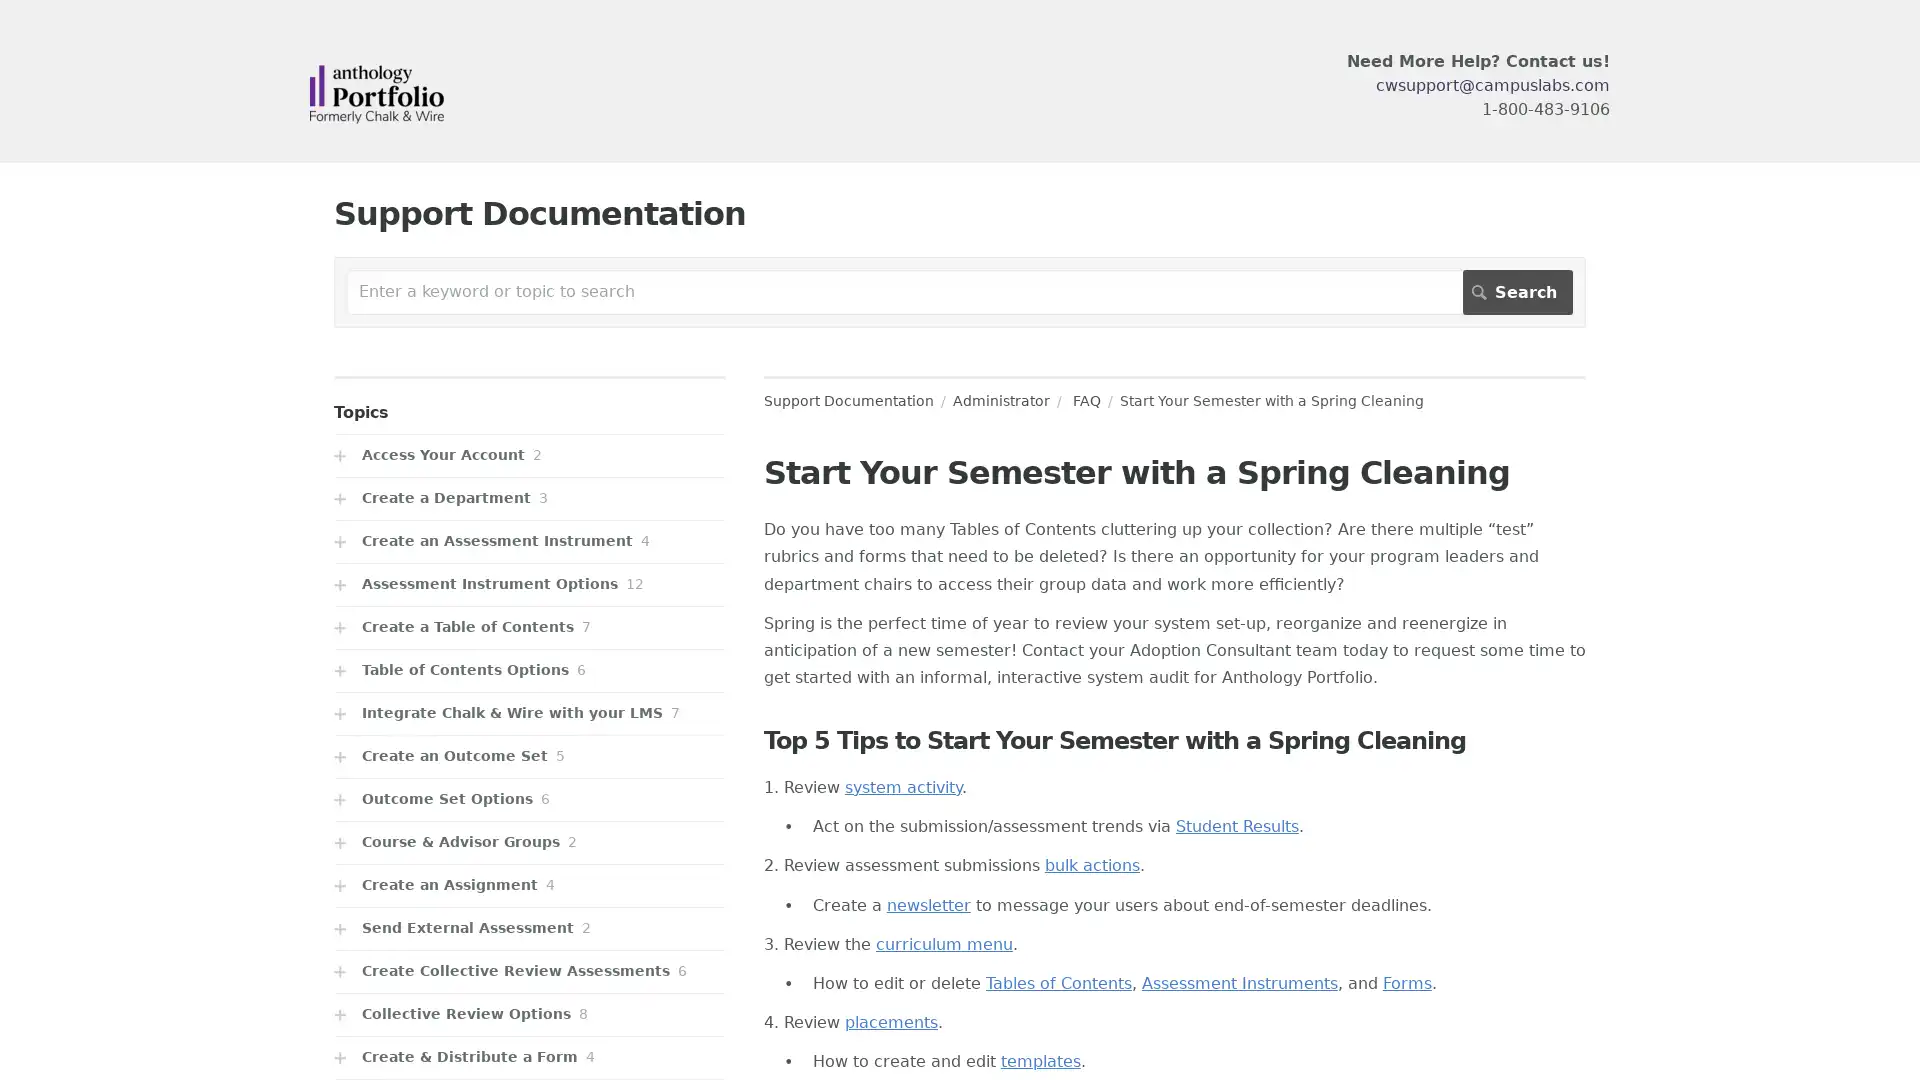 The image size is (1920, 1080). I want to click on Create an Assessment Instrument 4, so click(529, 541).